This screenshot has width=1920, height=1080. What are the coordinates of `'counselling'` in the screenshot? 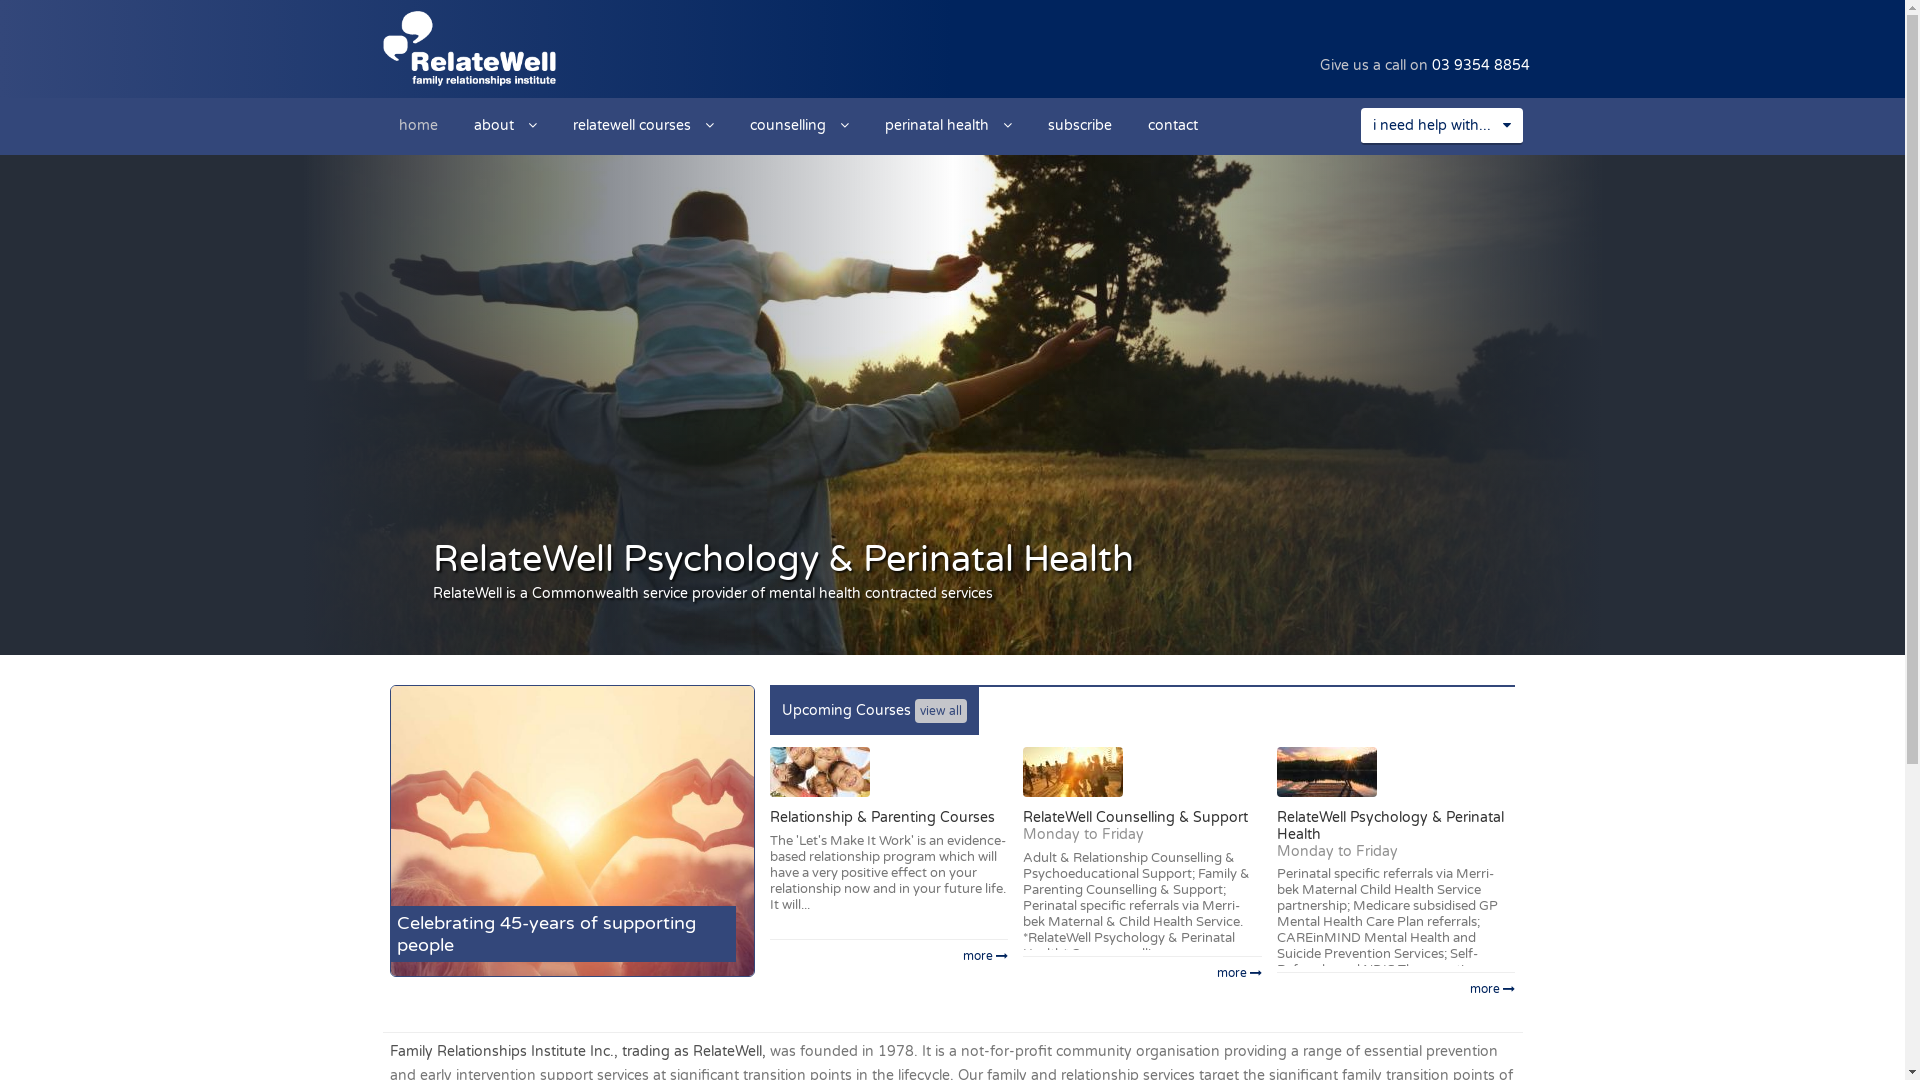 It's located at (798, 124).